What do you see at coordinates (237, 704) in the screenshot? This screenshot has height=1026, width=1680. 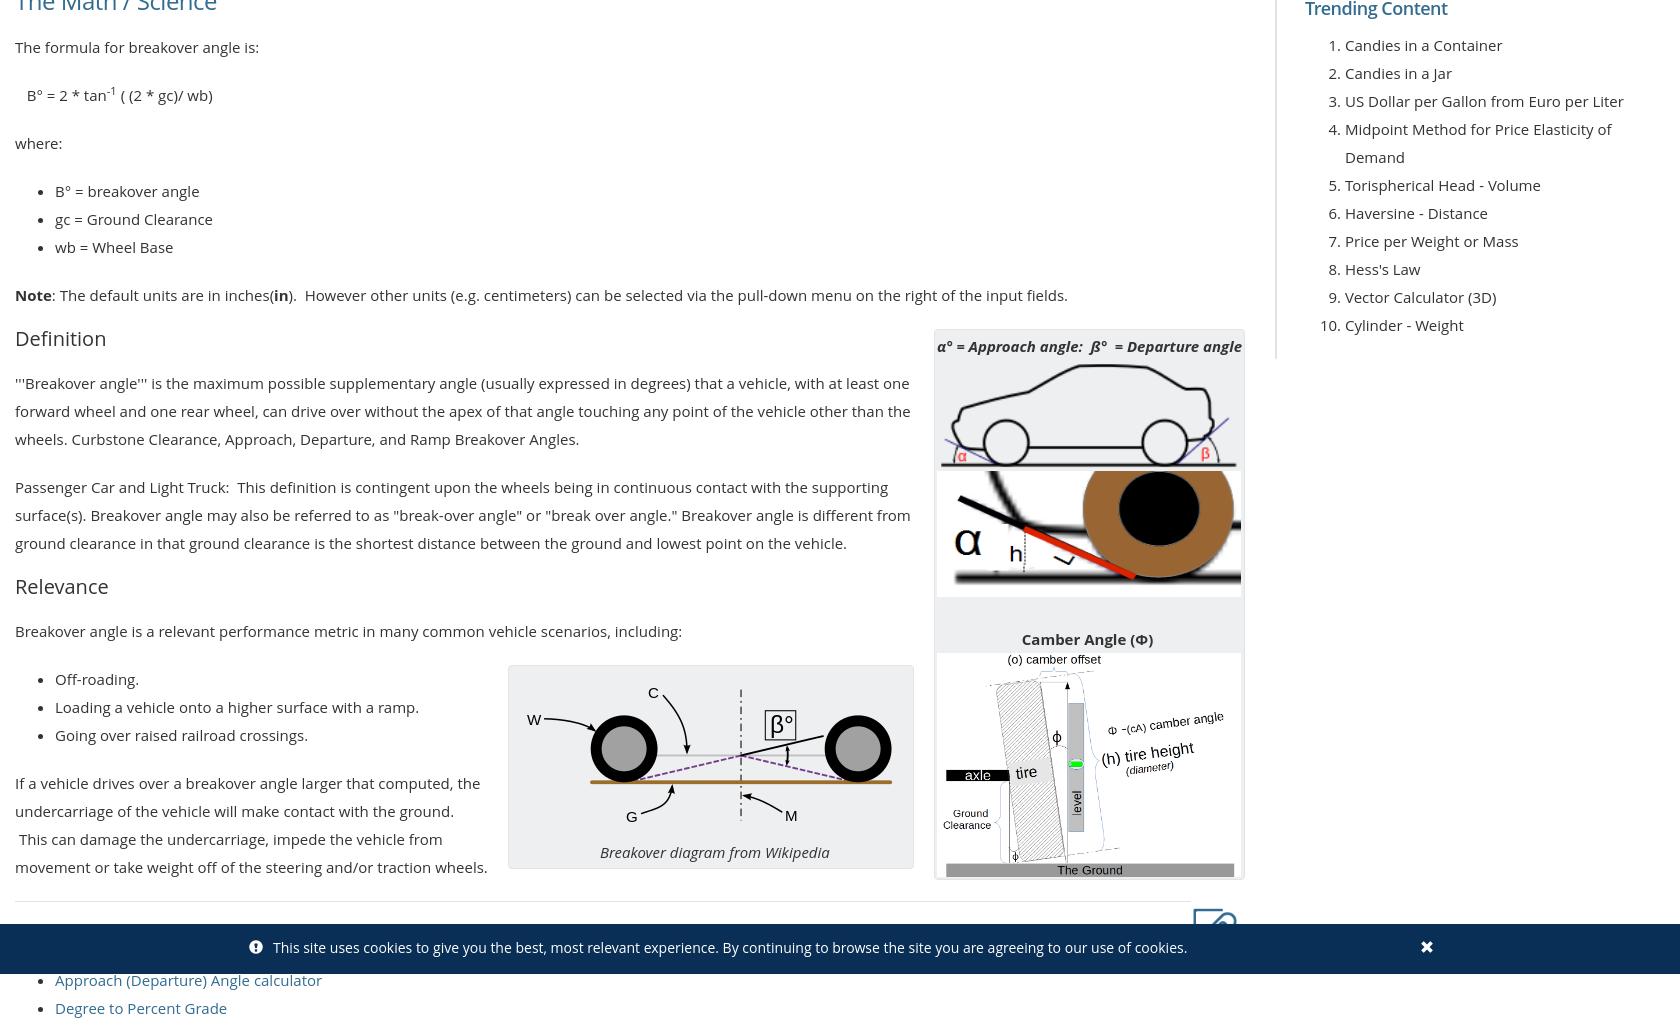 I see `'Loading a vehicle onto a higher surface with a ramp.'` at bounding box center [237, 704].